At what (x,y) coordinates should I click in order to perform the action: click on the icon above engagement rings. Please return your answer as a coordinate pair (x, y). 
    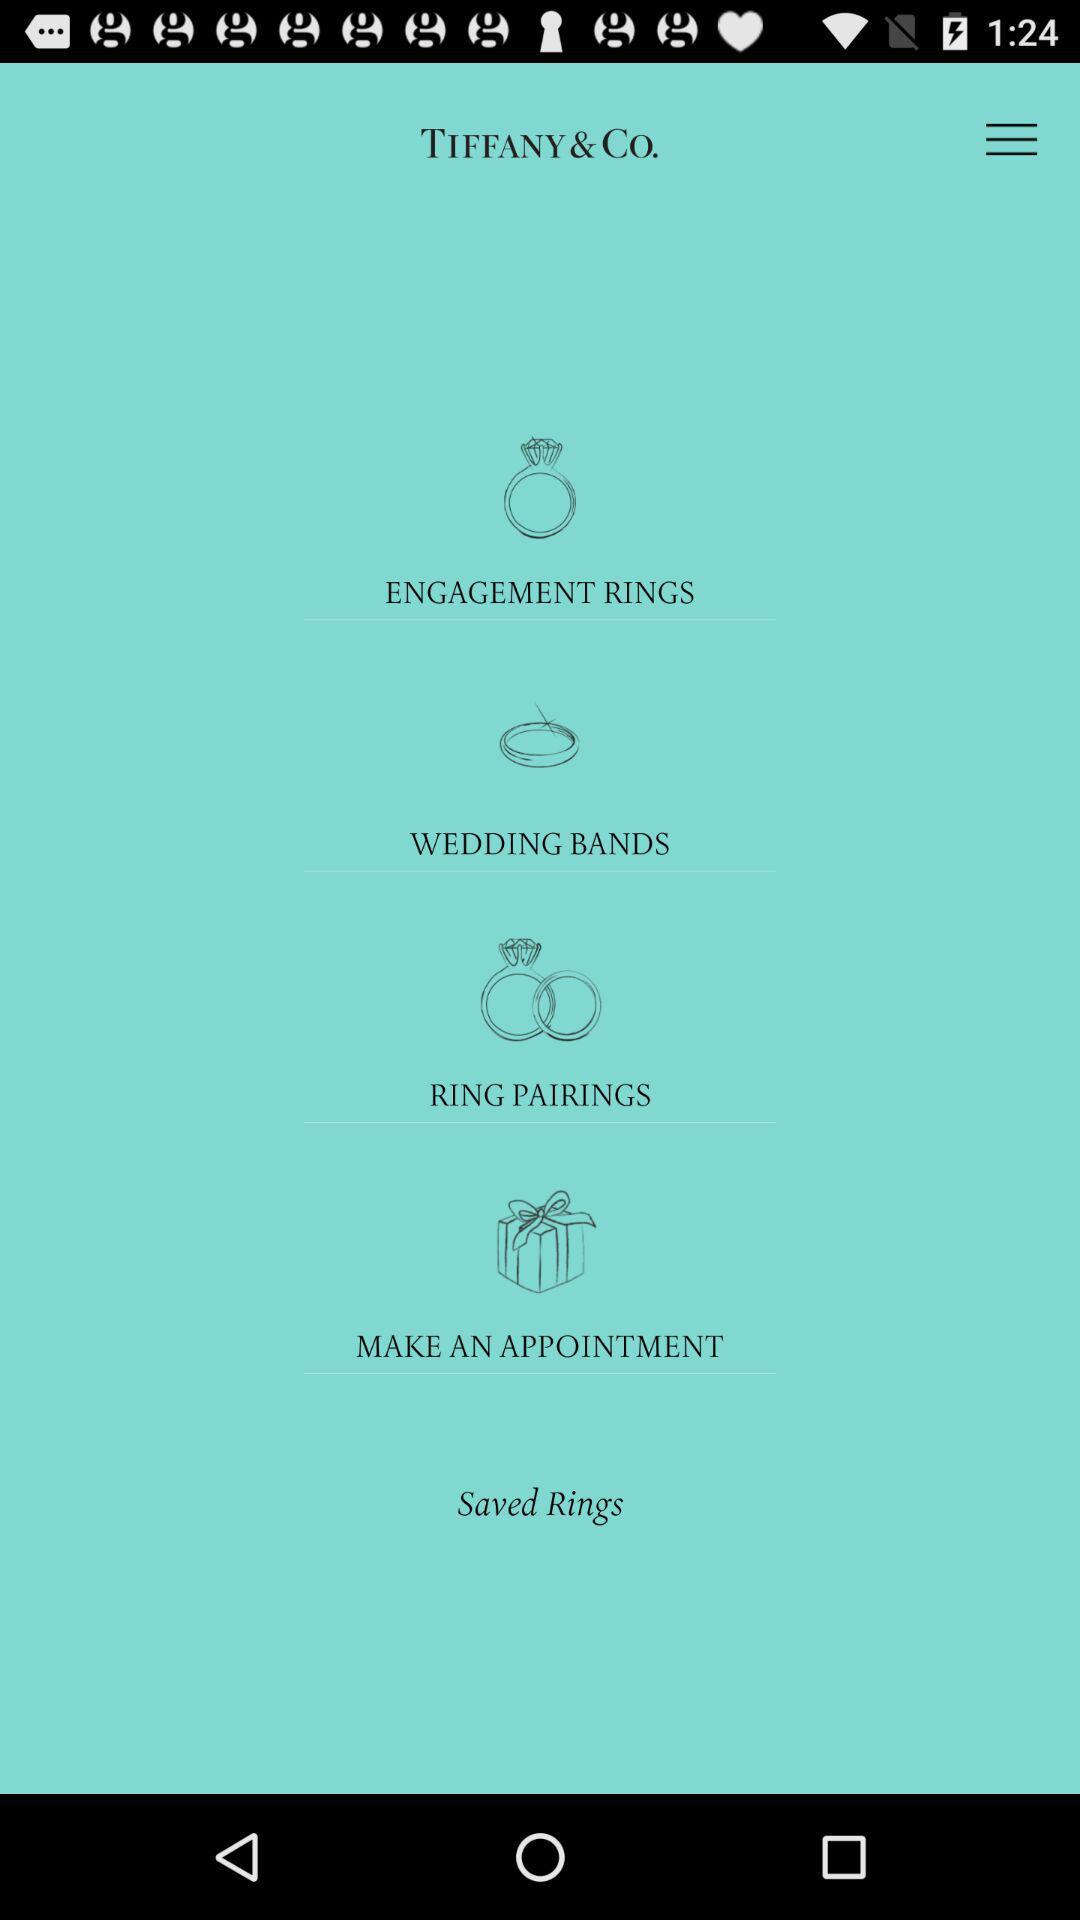
    Looking at the image, I should click on (540, 487).